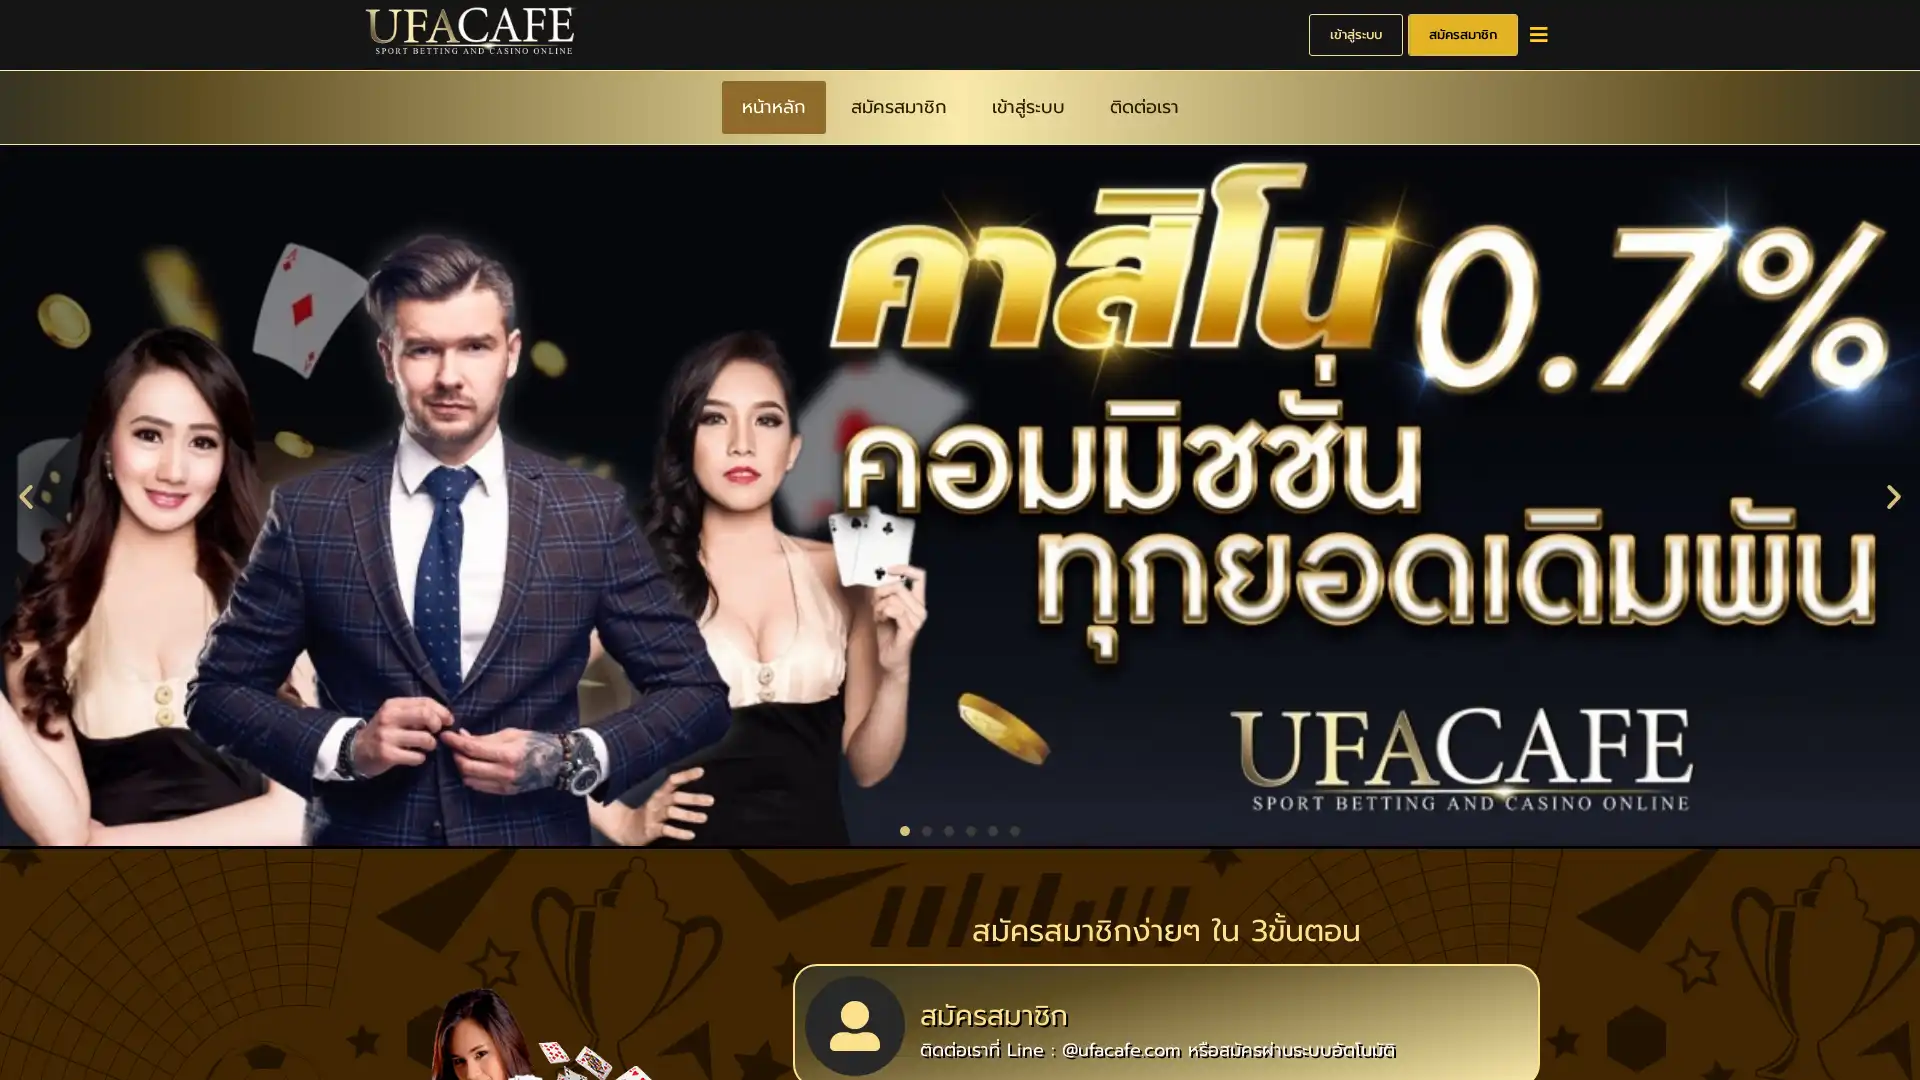 The width and height of the screenshot is (1920, 1080). I want to click on Go to slide 5, so click(993, 828).